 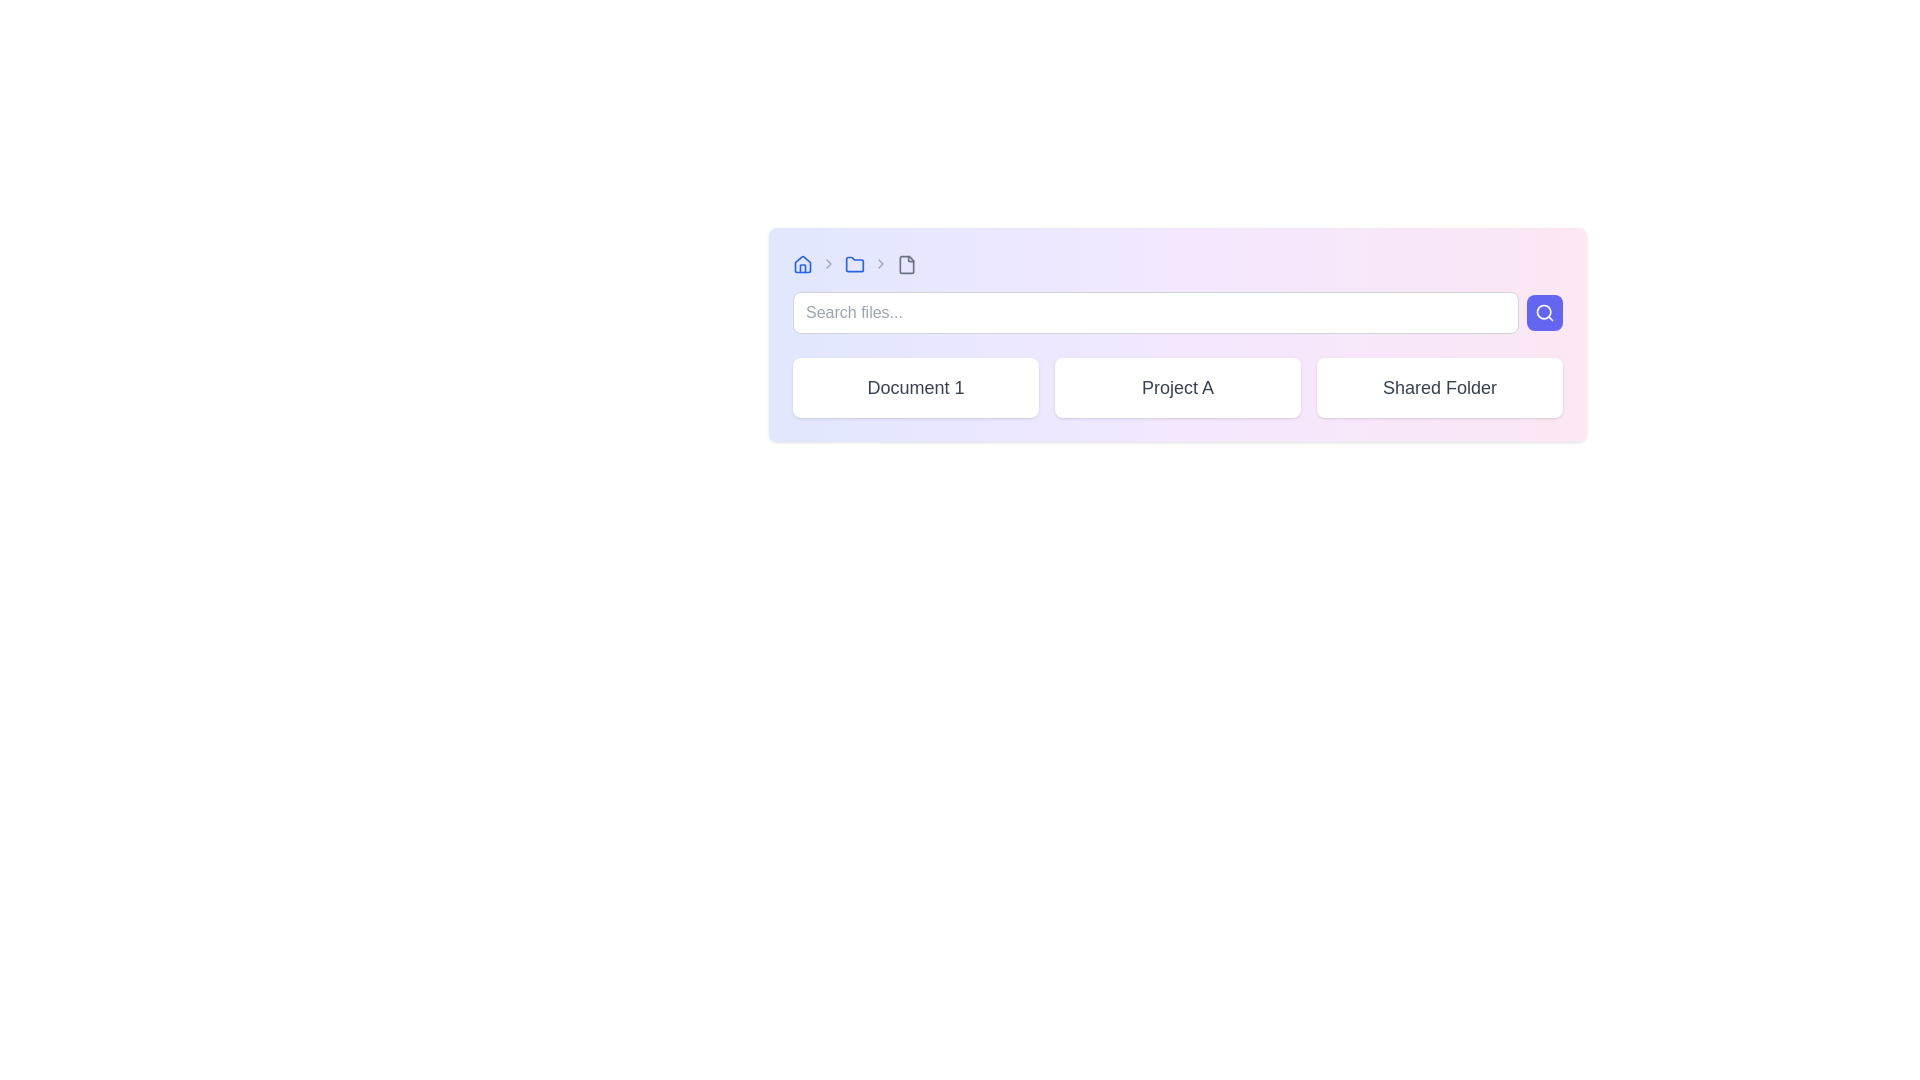 What do you see at coordinates (802, 262) in the screenshot?
I see `the interactive navigation link icon located at the leftmost side of the breadcrumb navigation section` at bounding box center [802, 262].